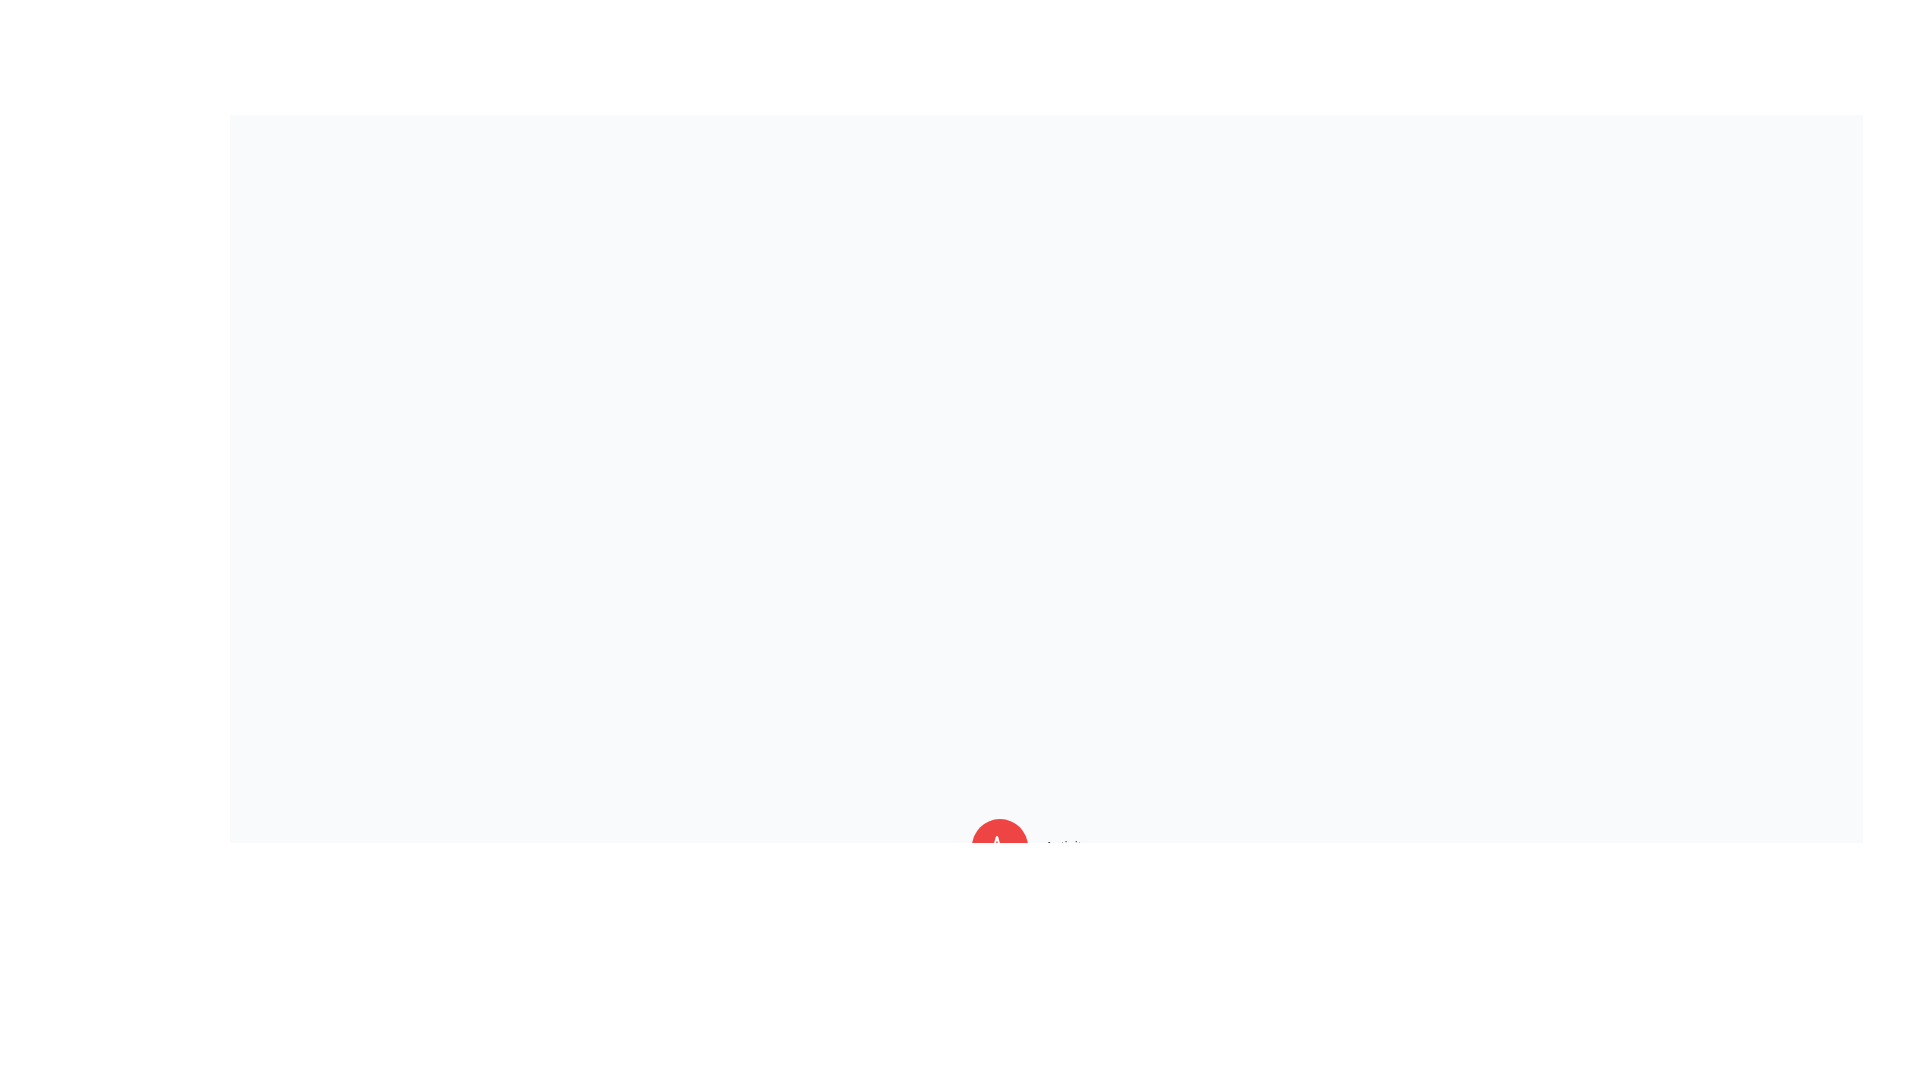 This screenshot has width=1920, height=1080. Describe the element at coordinates (1000, 847) in the screenshot. I see `the button corresponding to Activity to observe its tooltip or label` at that location.